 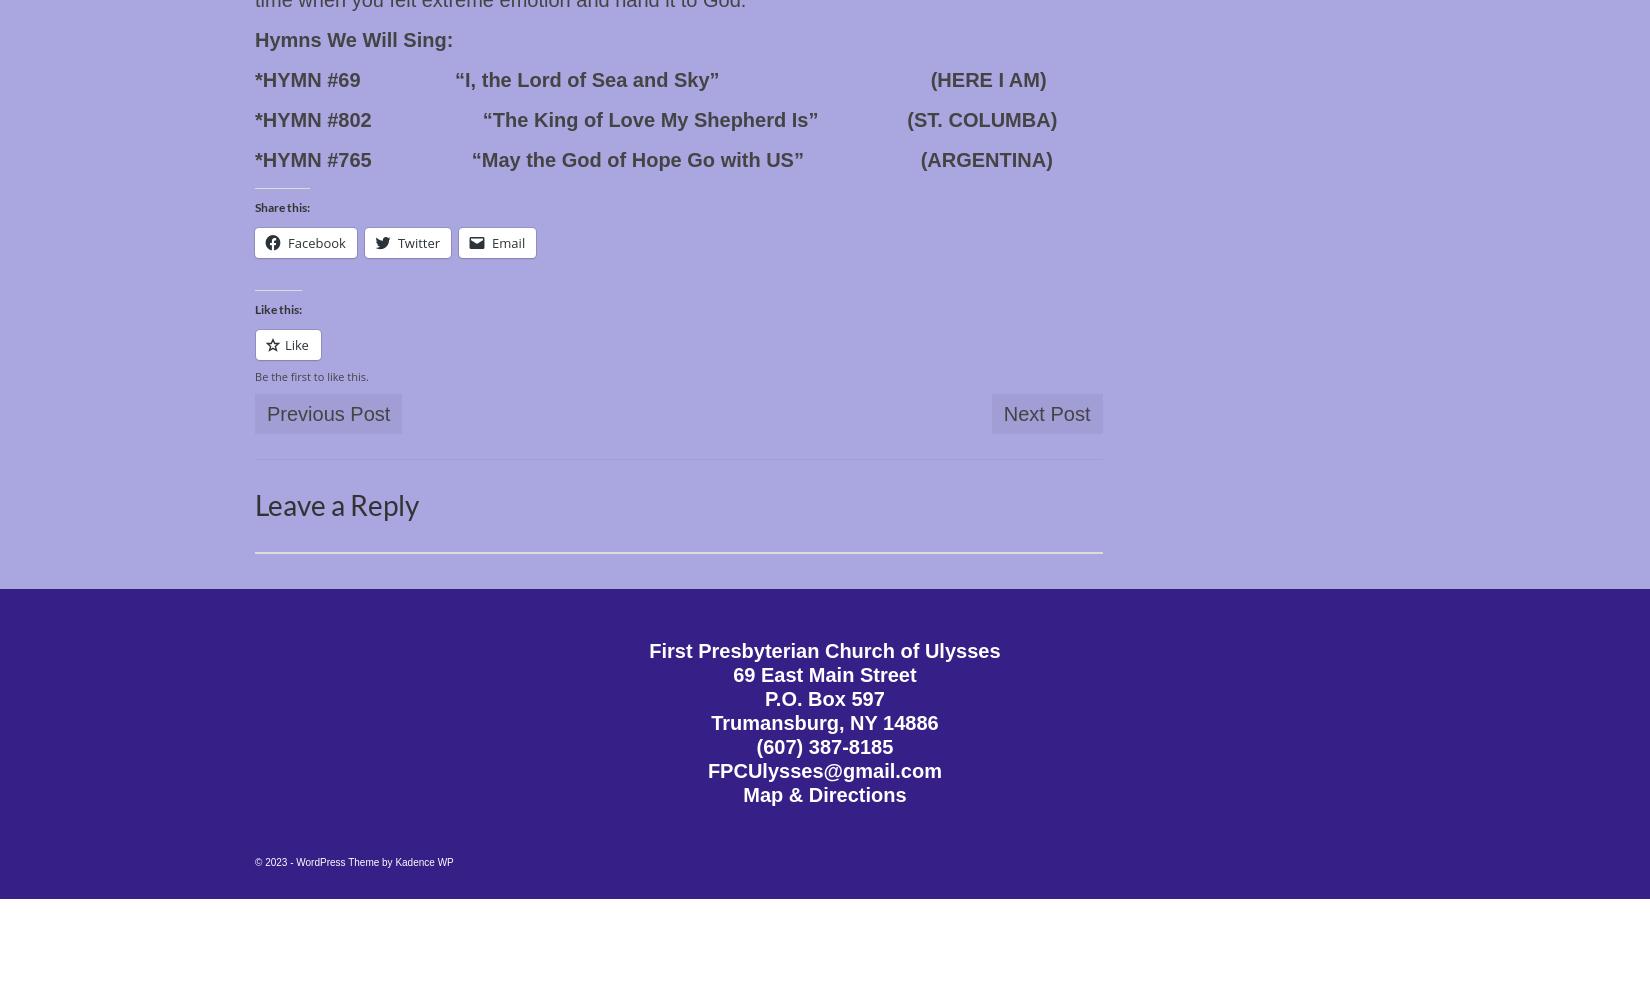 What do you see at coordinates (353, 40) in the screenshot?
I see `'Hymns We Will Sing:'` at bounding box center [353, 40].